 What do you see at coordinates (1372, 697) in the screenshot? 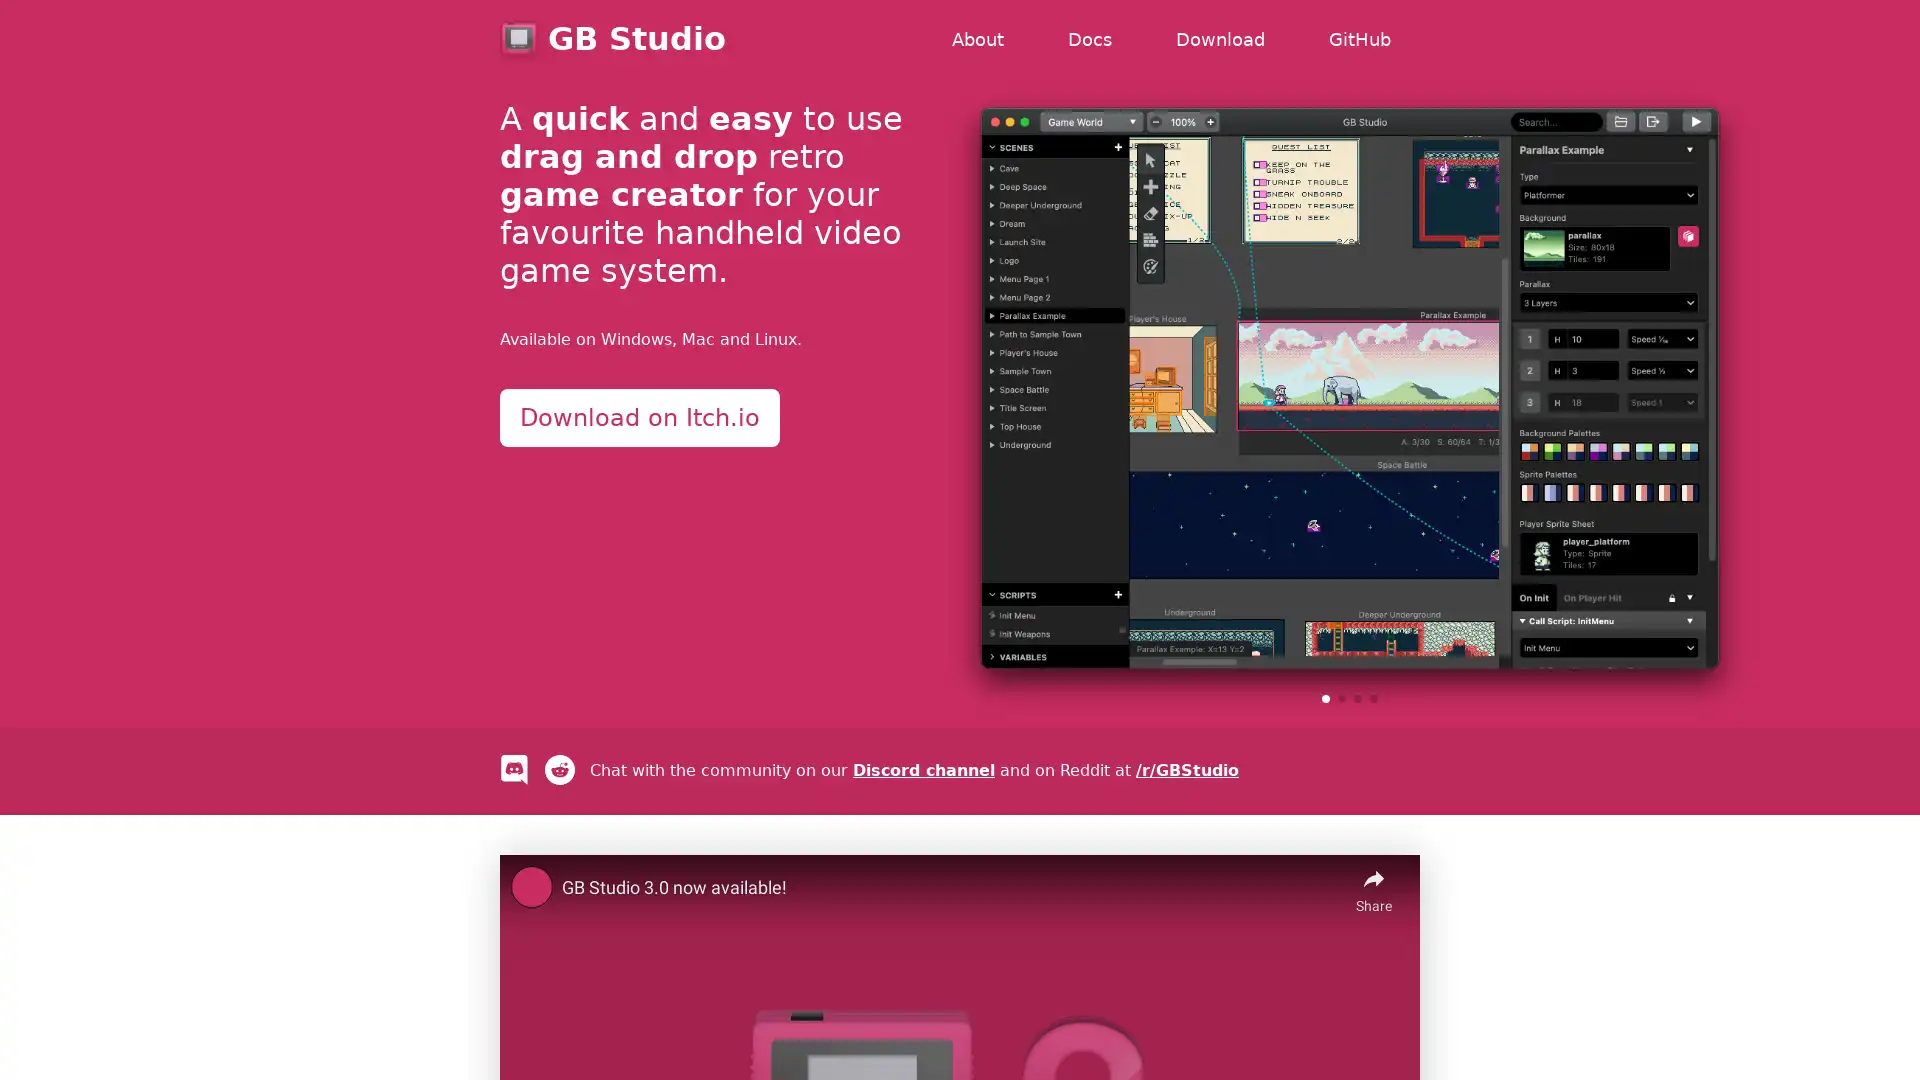
I see `Go to slide 4` at bounding box center [1372, 697].